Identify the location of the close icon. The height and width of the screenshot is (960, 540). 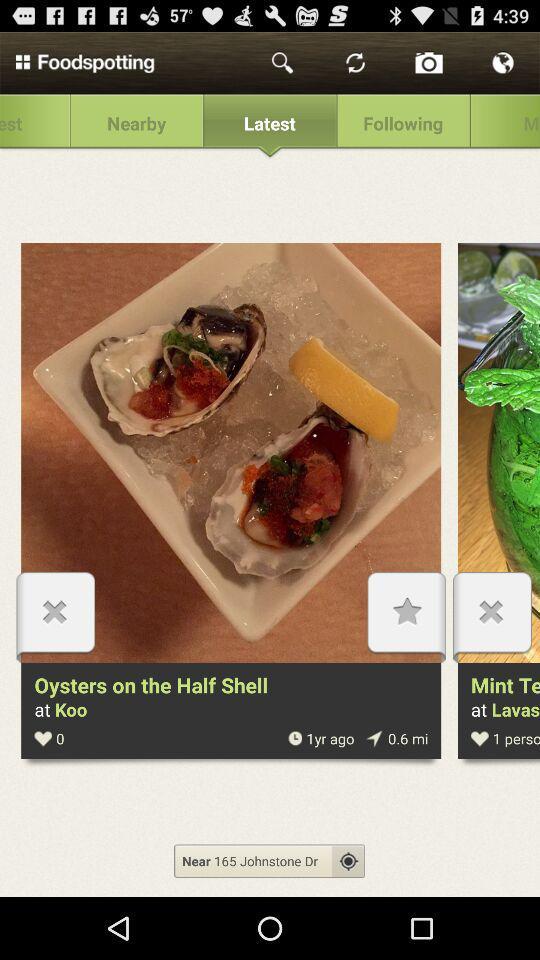
(55, 653).